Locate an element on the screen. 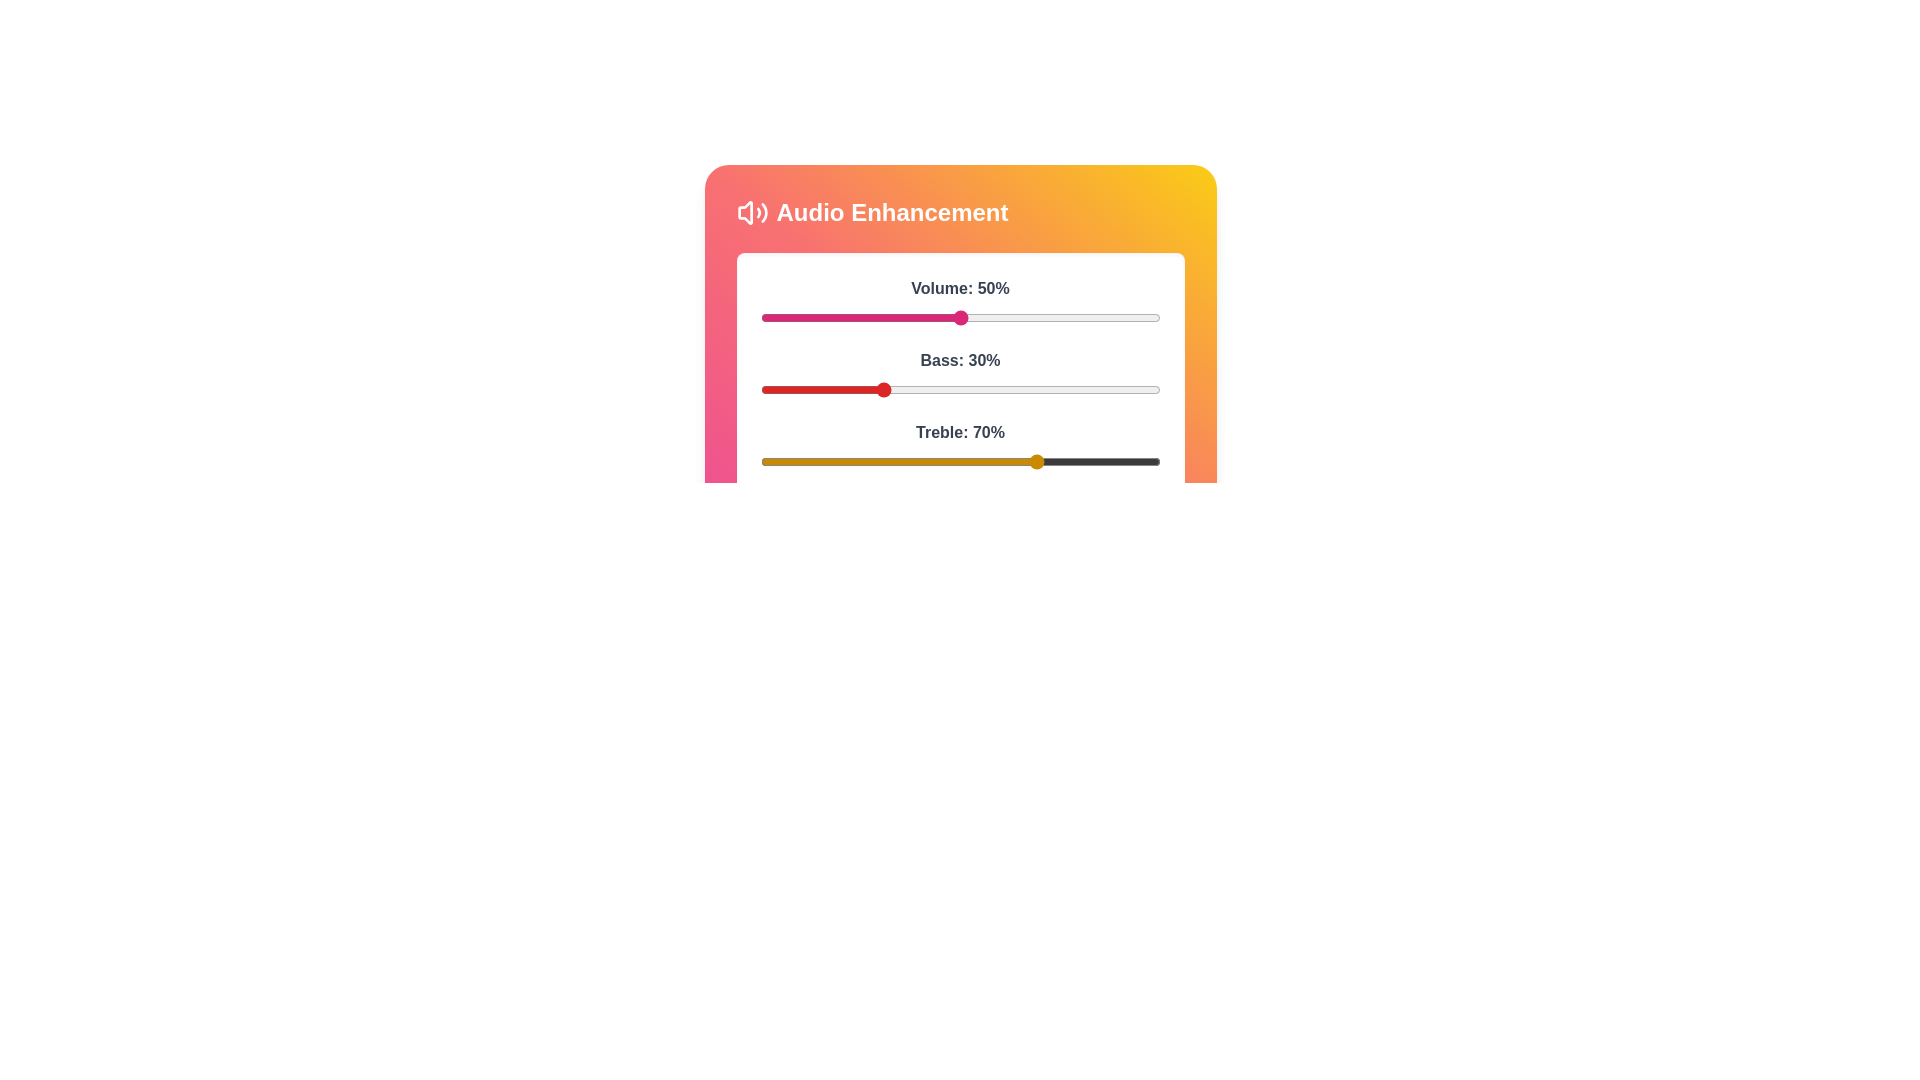 This screenshot has height=1080, width=1920. the text label indicating the current bass level, which displays '30%'. This label is positioned centrally in the interface, above the 'Treble' section and below the 'Volume' section is located at coordinates (960, 361).